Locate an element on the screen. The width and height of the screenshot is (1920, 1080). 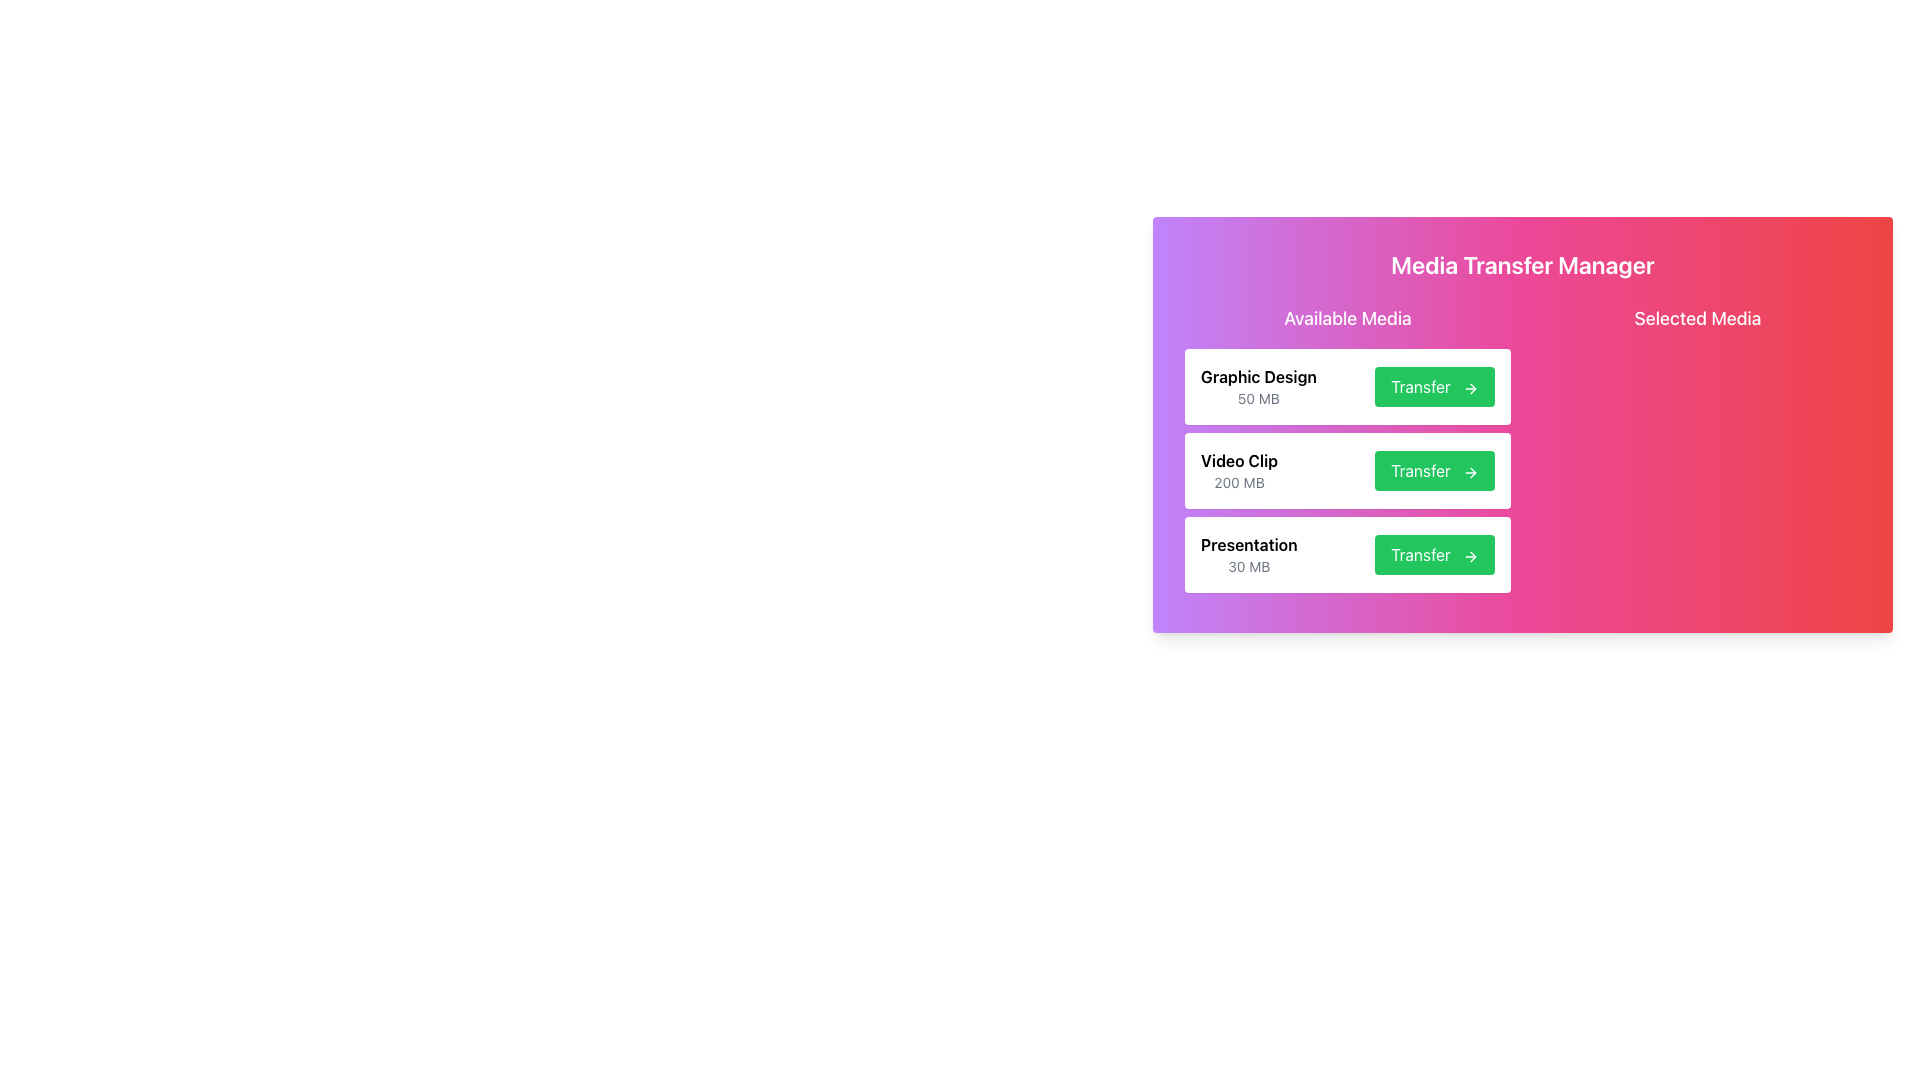
the first media list item displaying 'Graphic Design' and '50 MB' is located at coordinates (1348, 386).